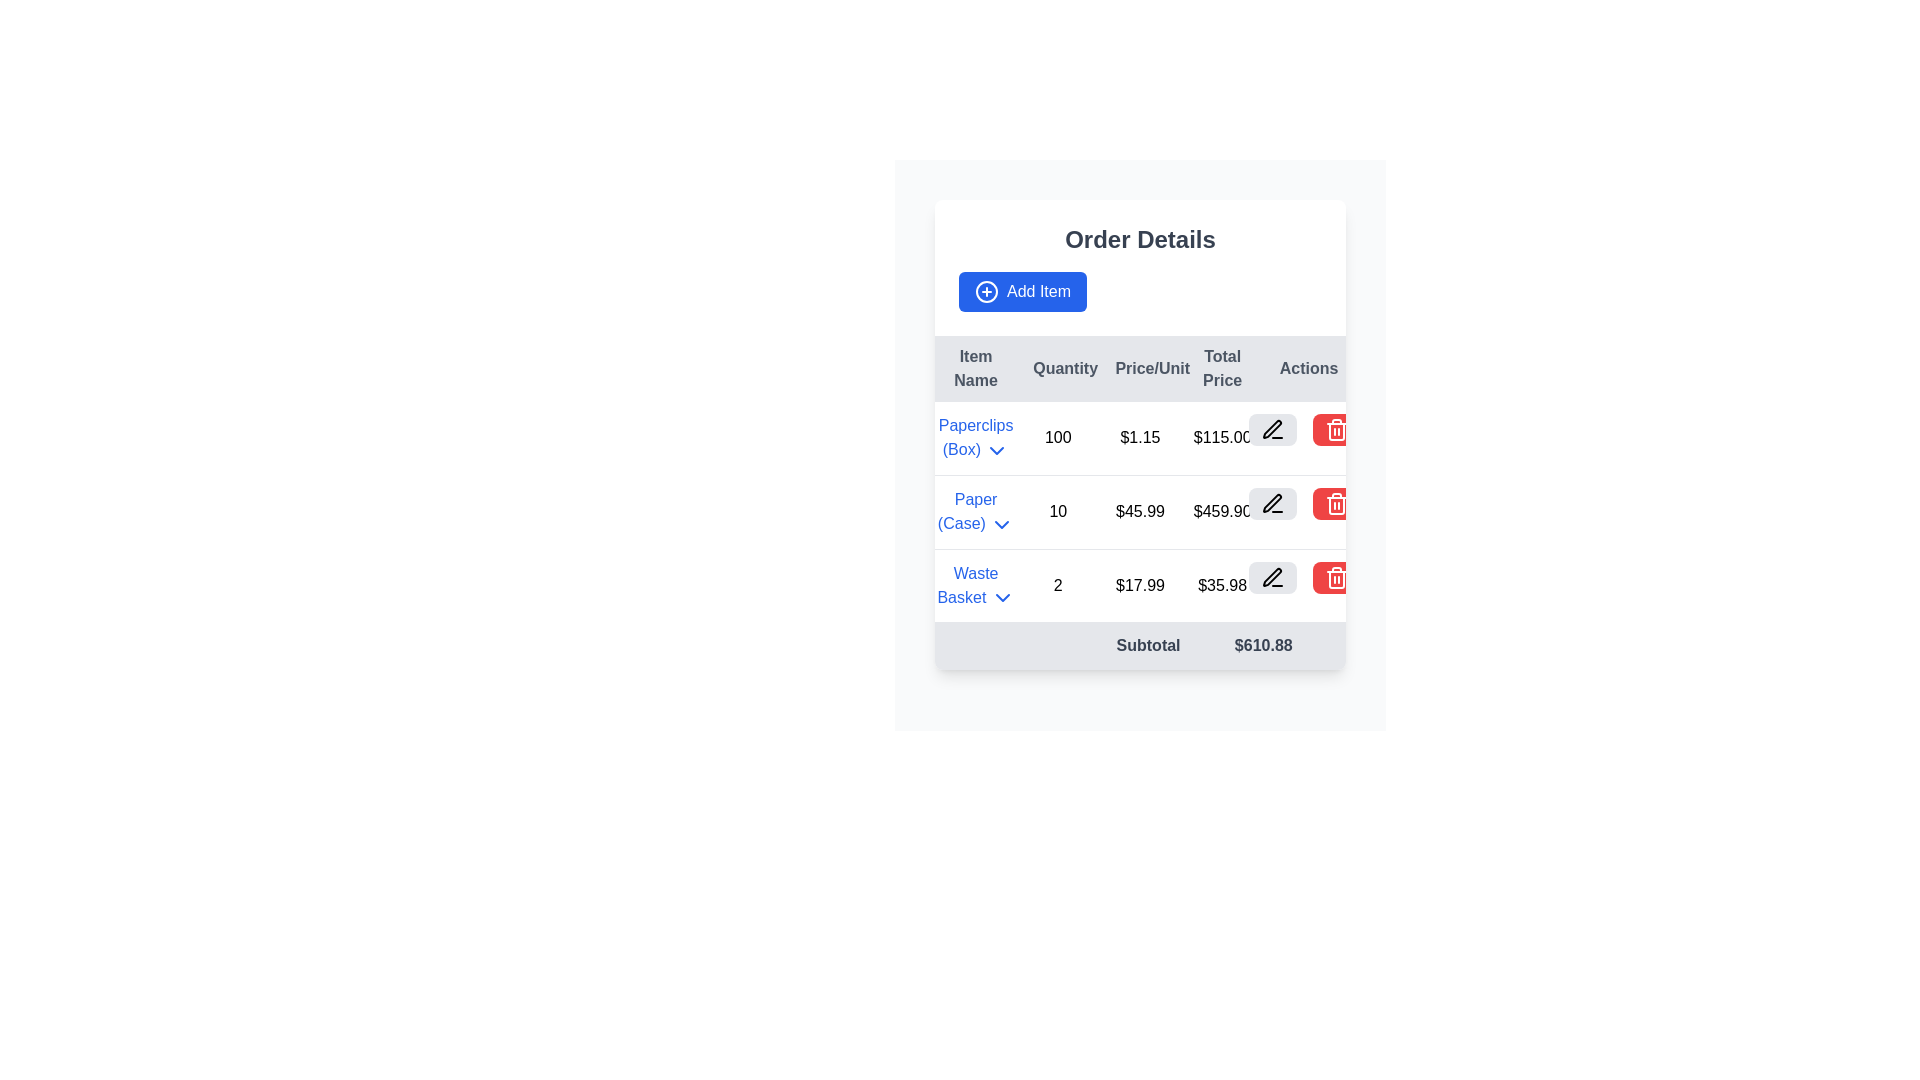  What do you see at coordinates (976, 585) in the screenshot?
I see `the 'Waste Basket' dropdown label text with an icon in the 'Item Name' column of the third row in the 'Order Details' table` at bounding box center [976, 585].